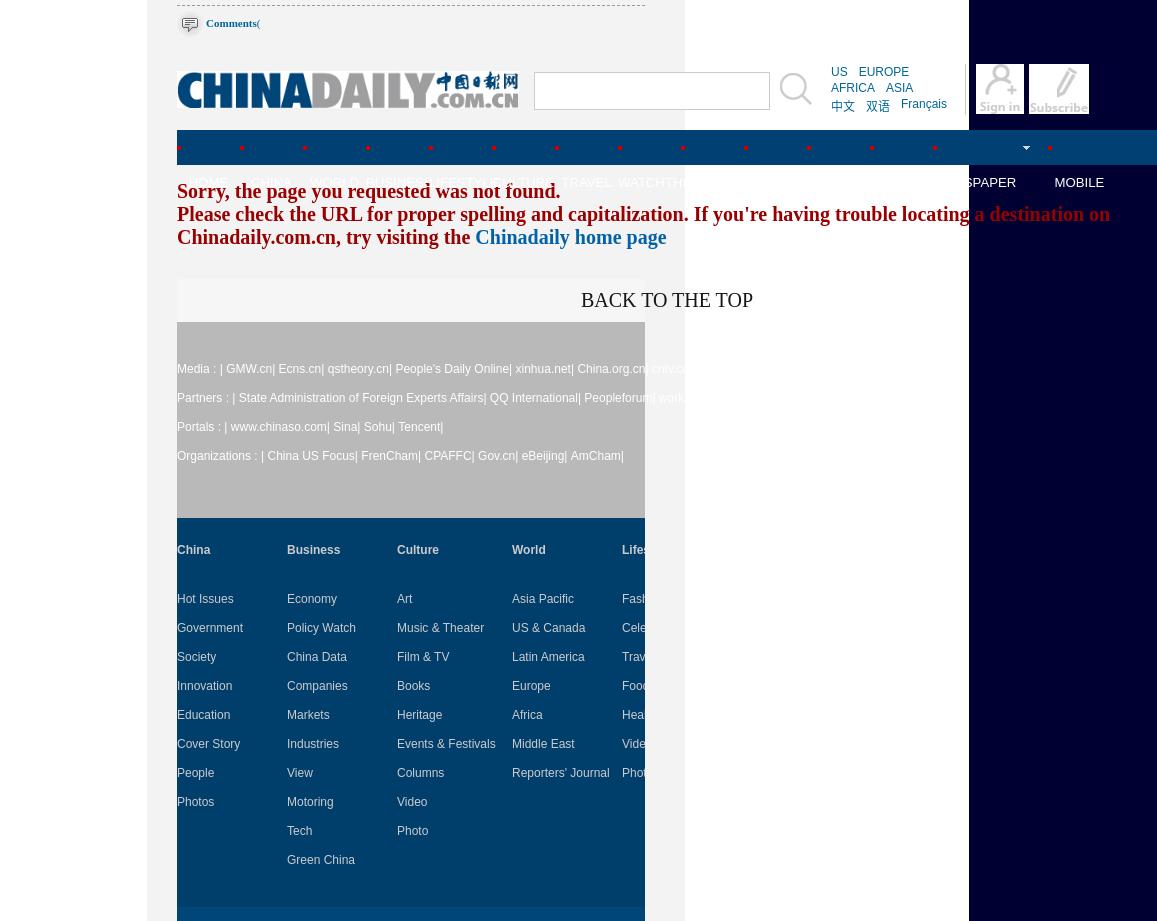 The image size is (1157, 921). What do you see at coordinates (543, 369) in the screenshot?
I see `'xinhua.net|'` at bounding box center [543, 369].